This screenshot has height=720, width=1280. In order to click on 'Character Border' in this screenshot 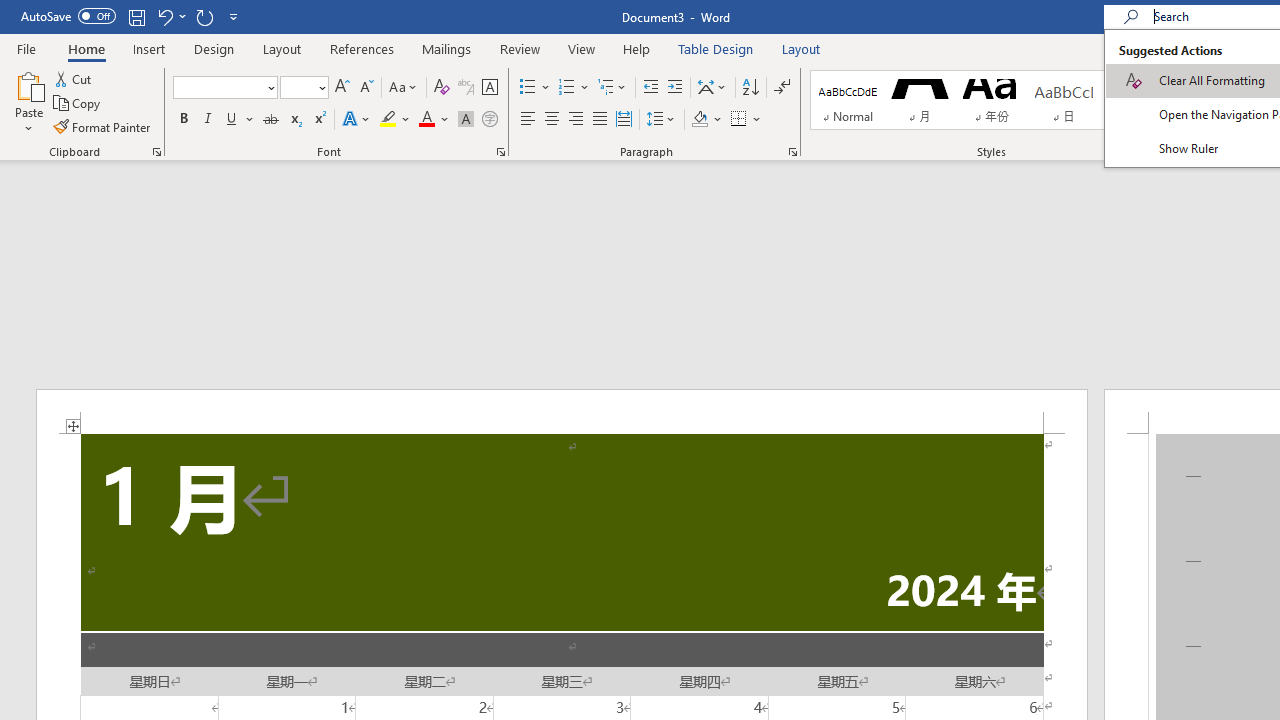, I will do `click(489, 86)`.